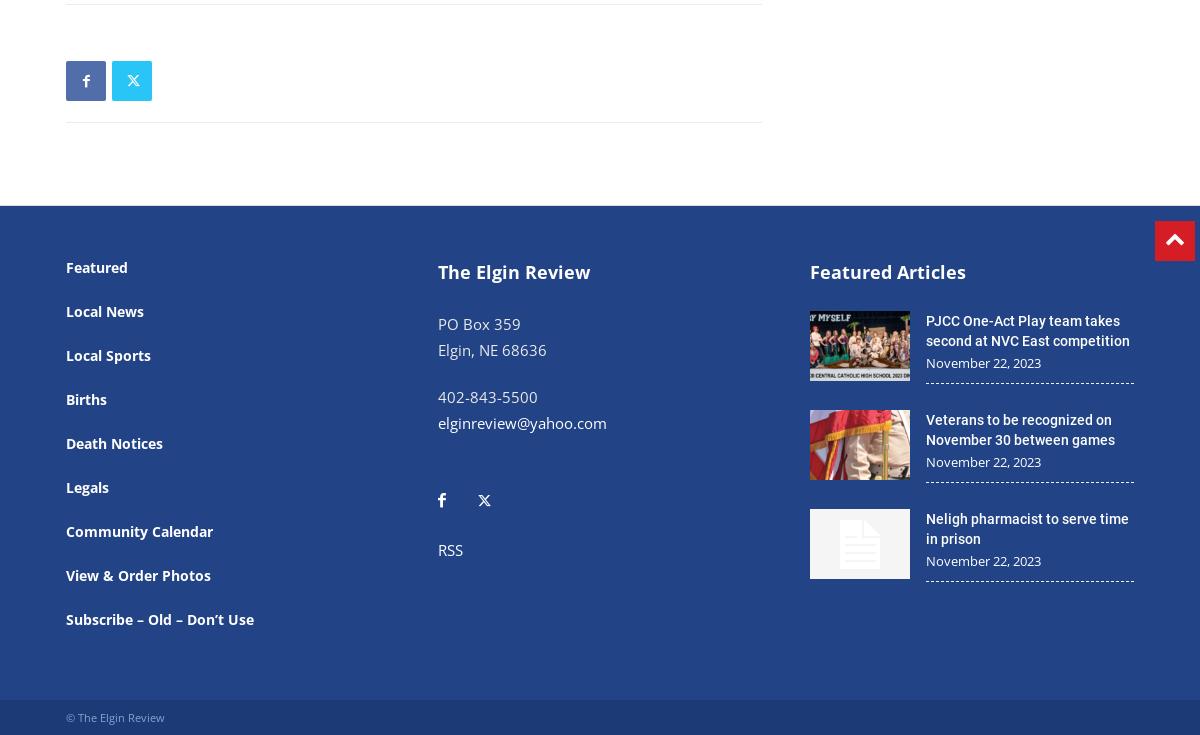  What do you see at coordinates (438, 396) in the screenshot?
I see `'402-843-5500'` at bounding box center [438, 396].